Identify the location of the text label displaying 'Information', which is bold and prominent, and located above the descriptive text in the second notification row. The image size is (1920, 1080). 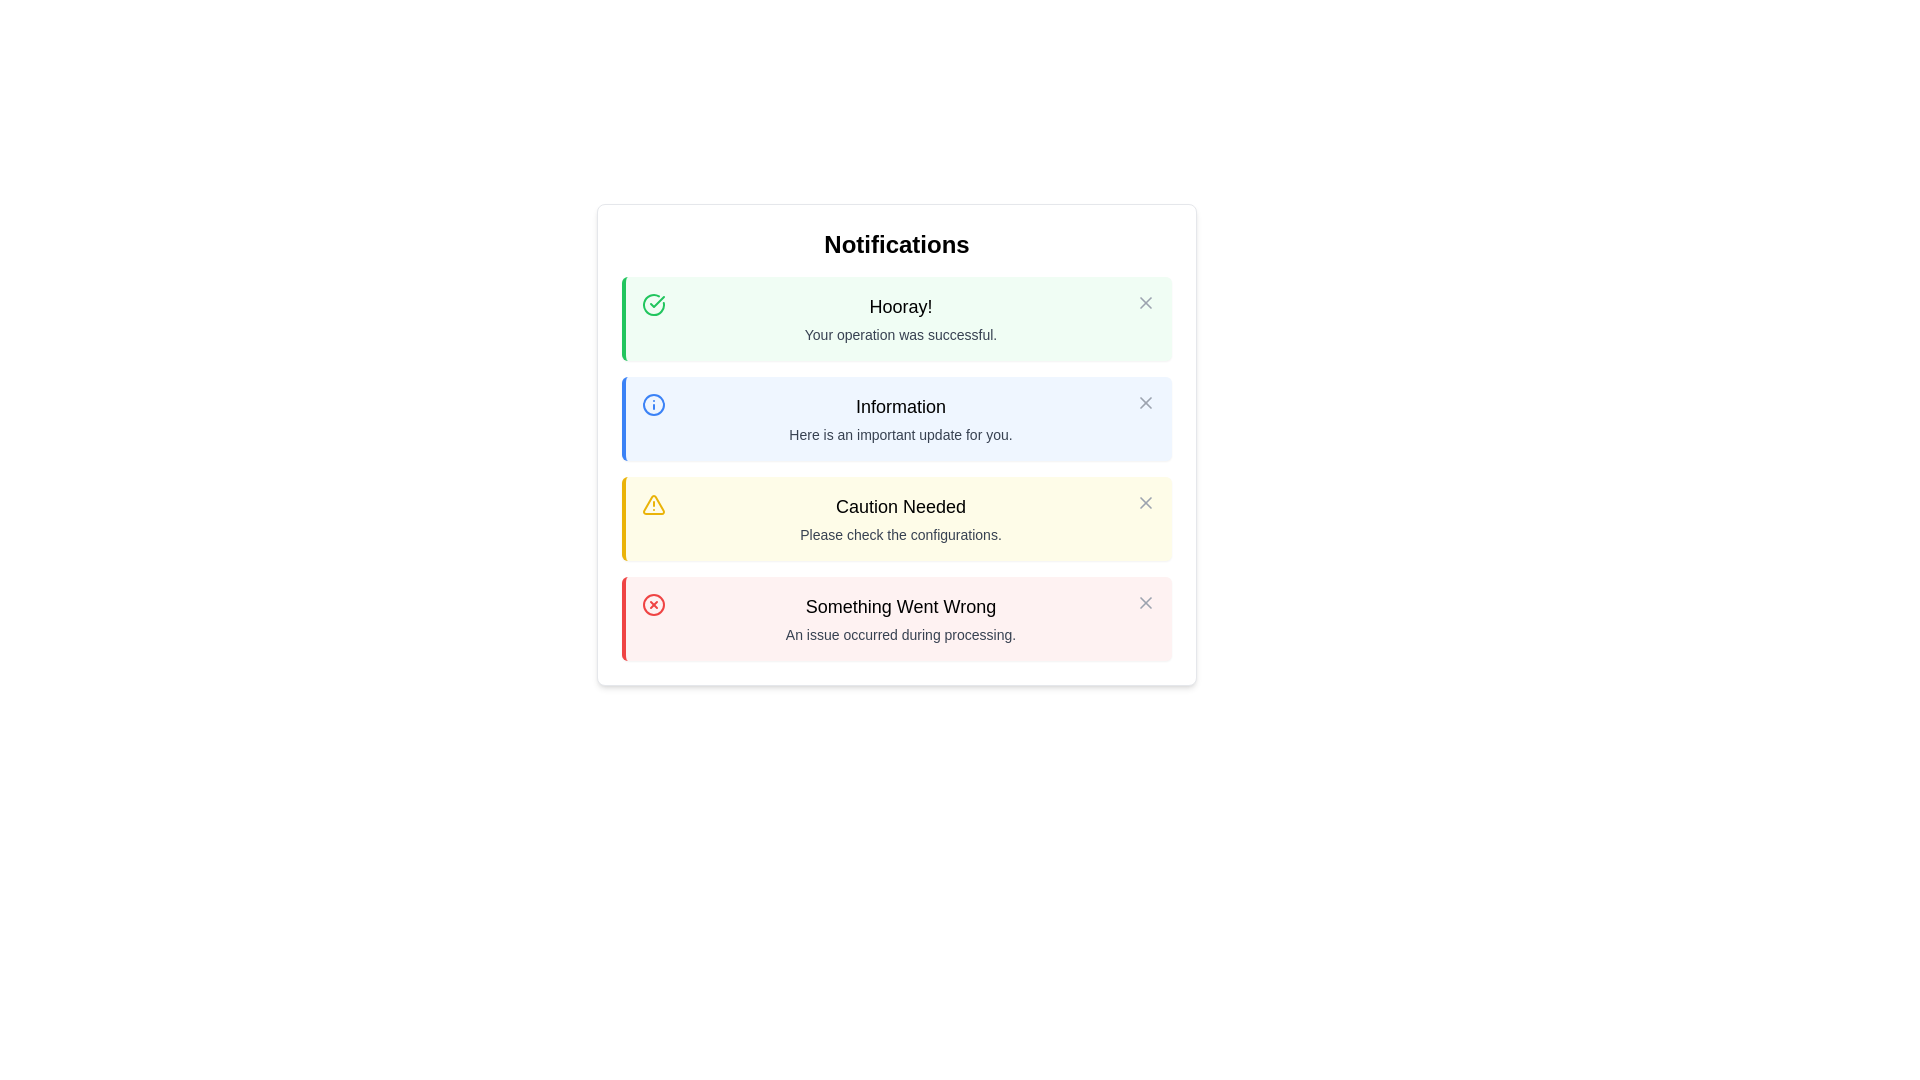
(900, 406).